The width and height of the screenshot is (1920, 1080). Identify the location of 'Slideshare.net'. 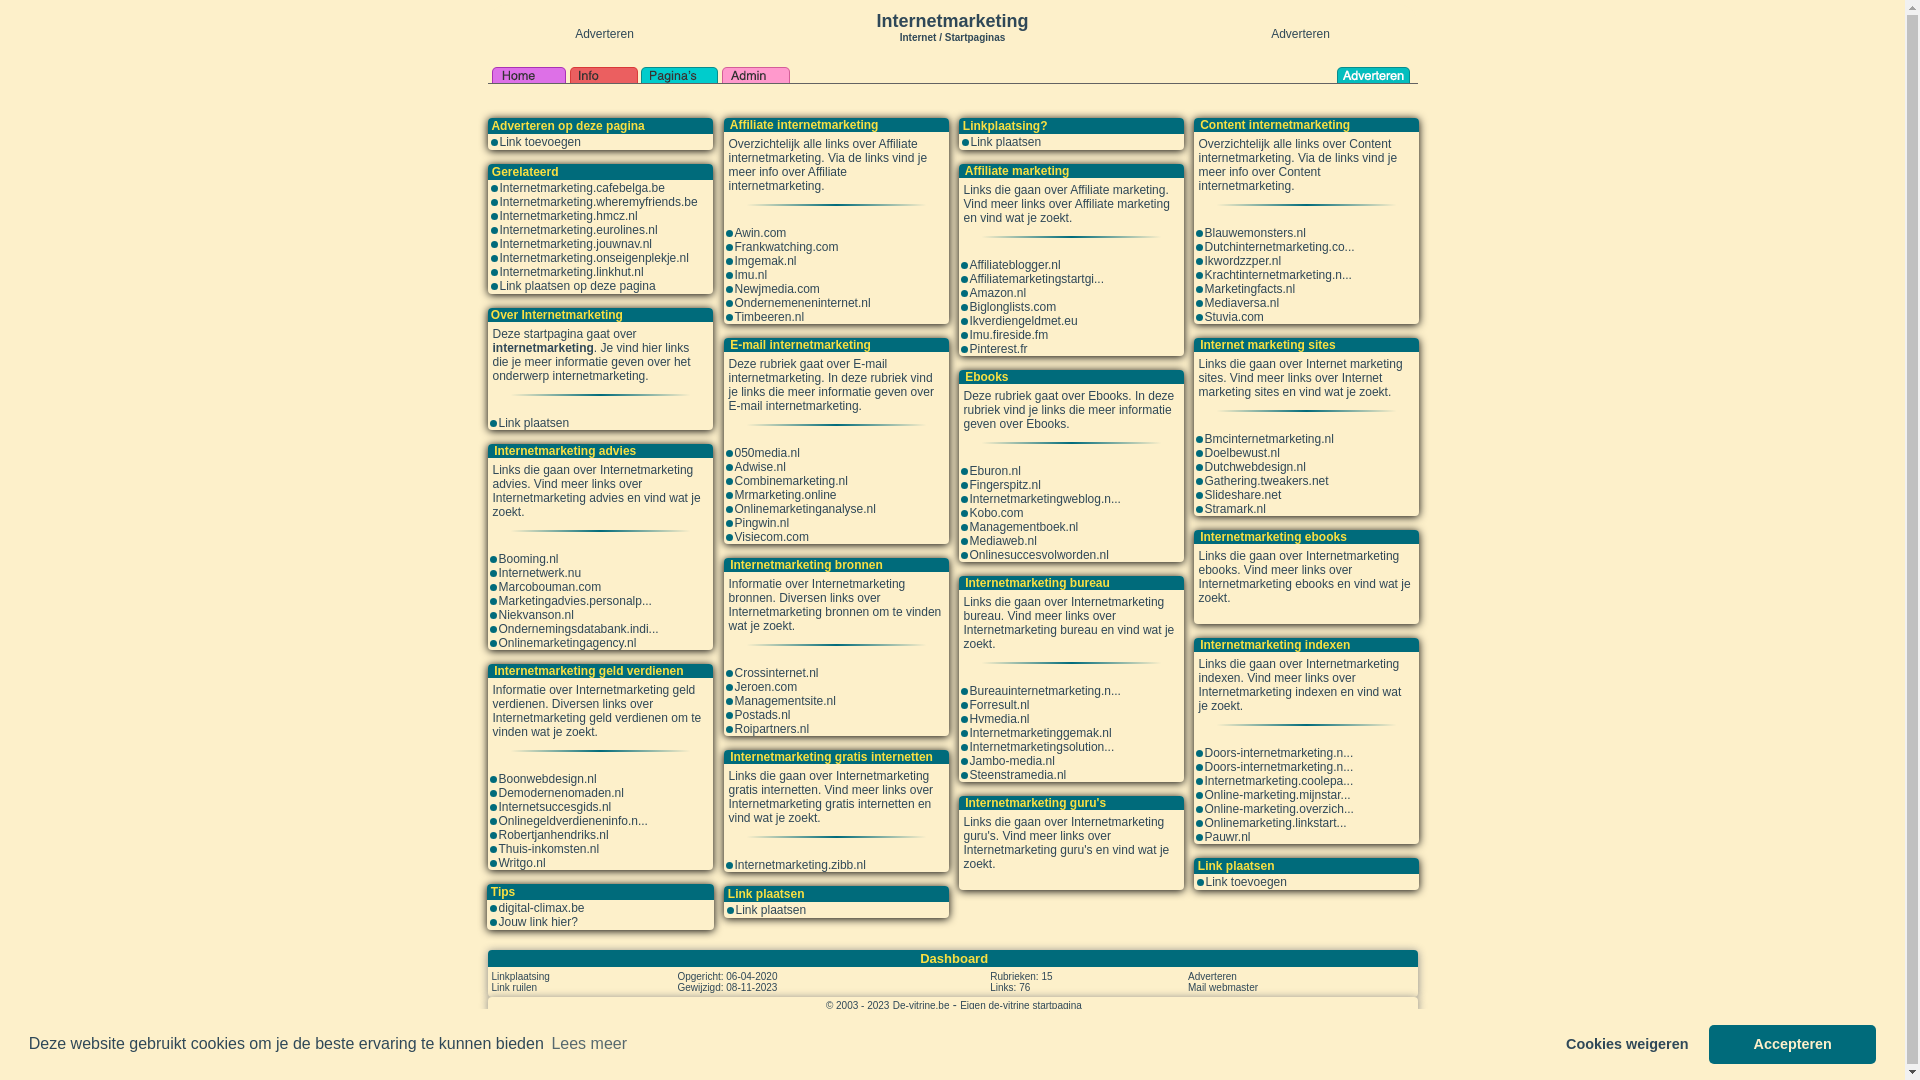
(1241, 494).